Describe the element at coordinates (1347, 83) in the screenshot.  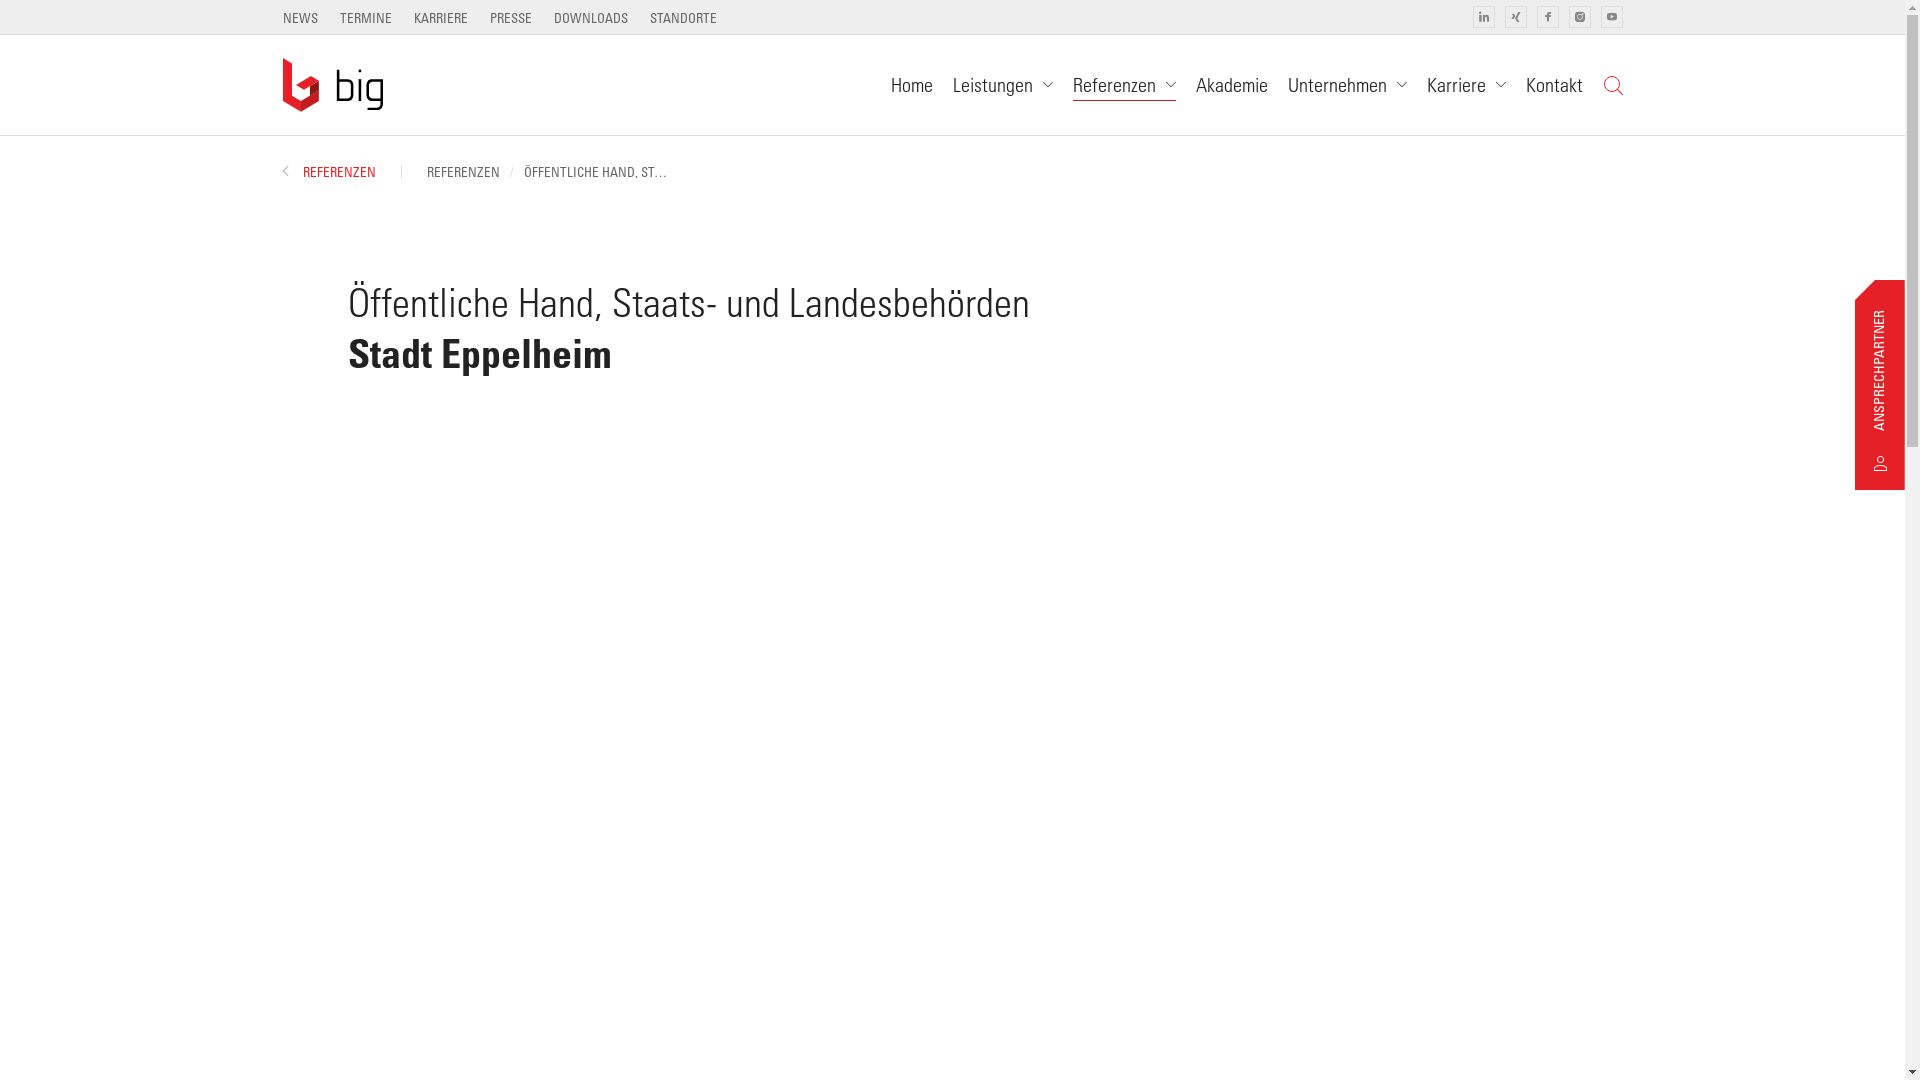
I see `'Unternehmen'` at that location.